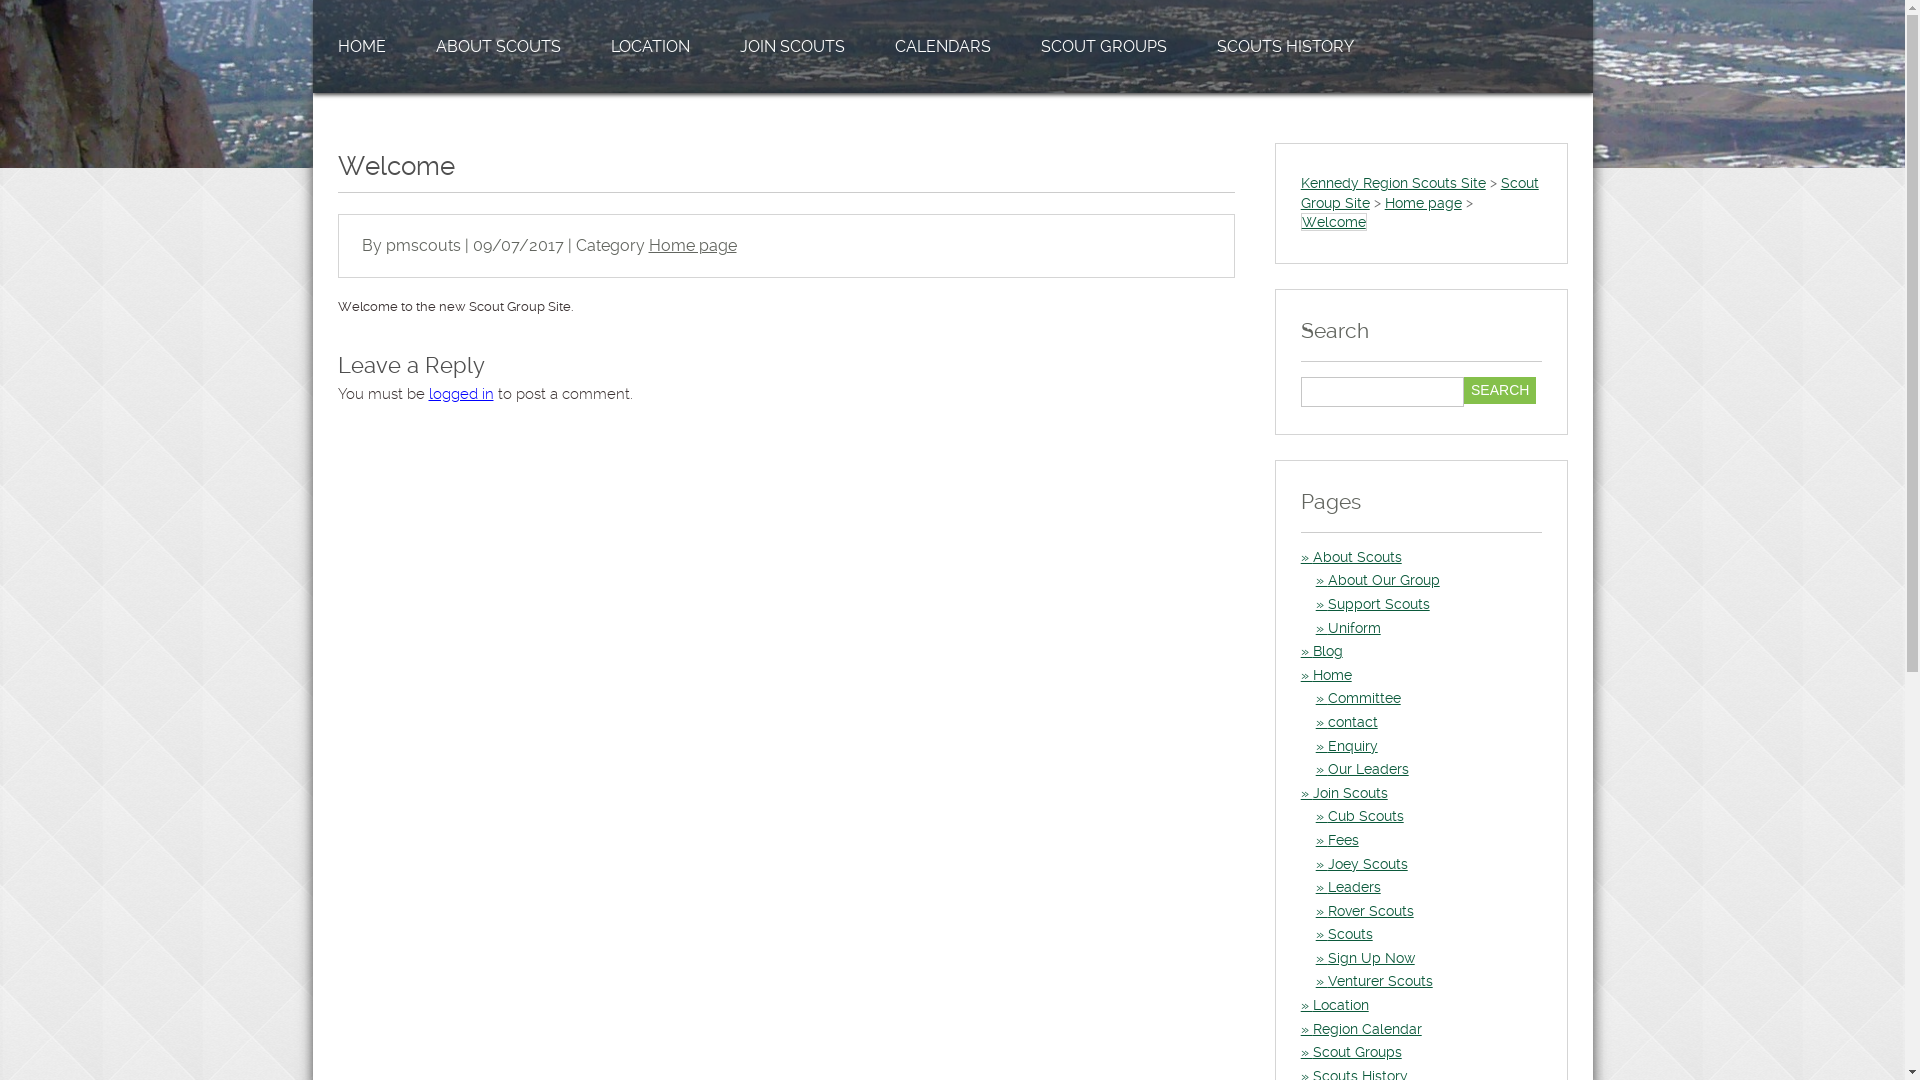 The height and width of the screenshot is (1080, 1920). Describe the element at coordinates (1315, 979) in the screenshot. I see `'Venturer Scouts'` at that location.